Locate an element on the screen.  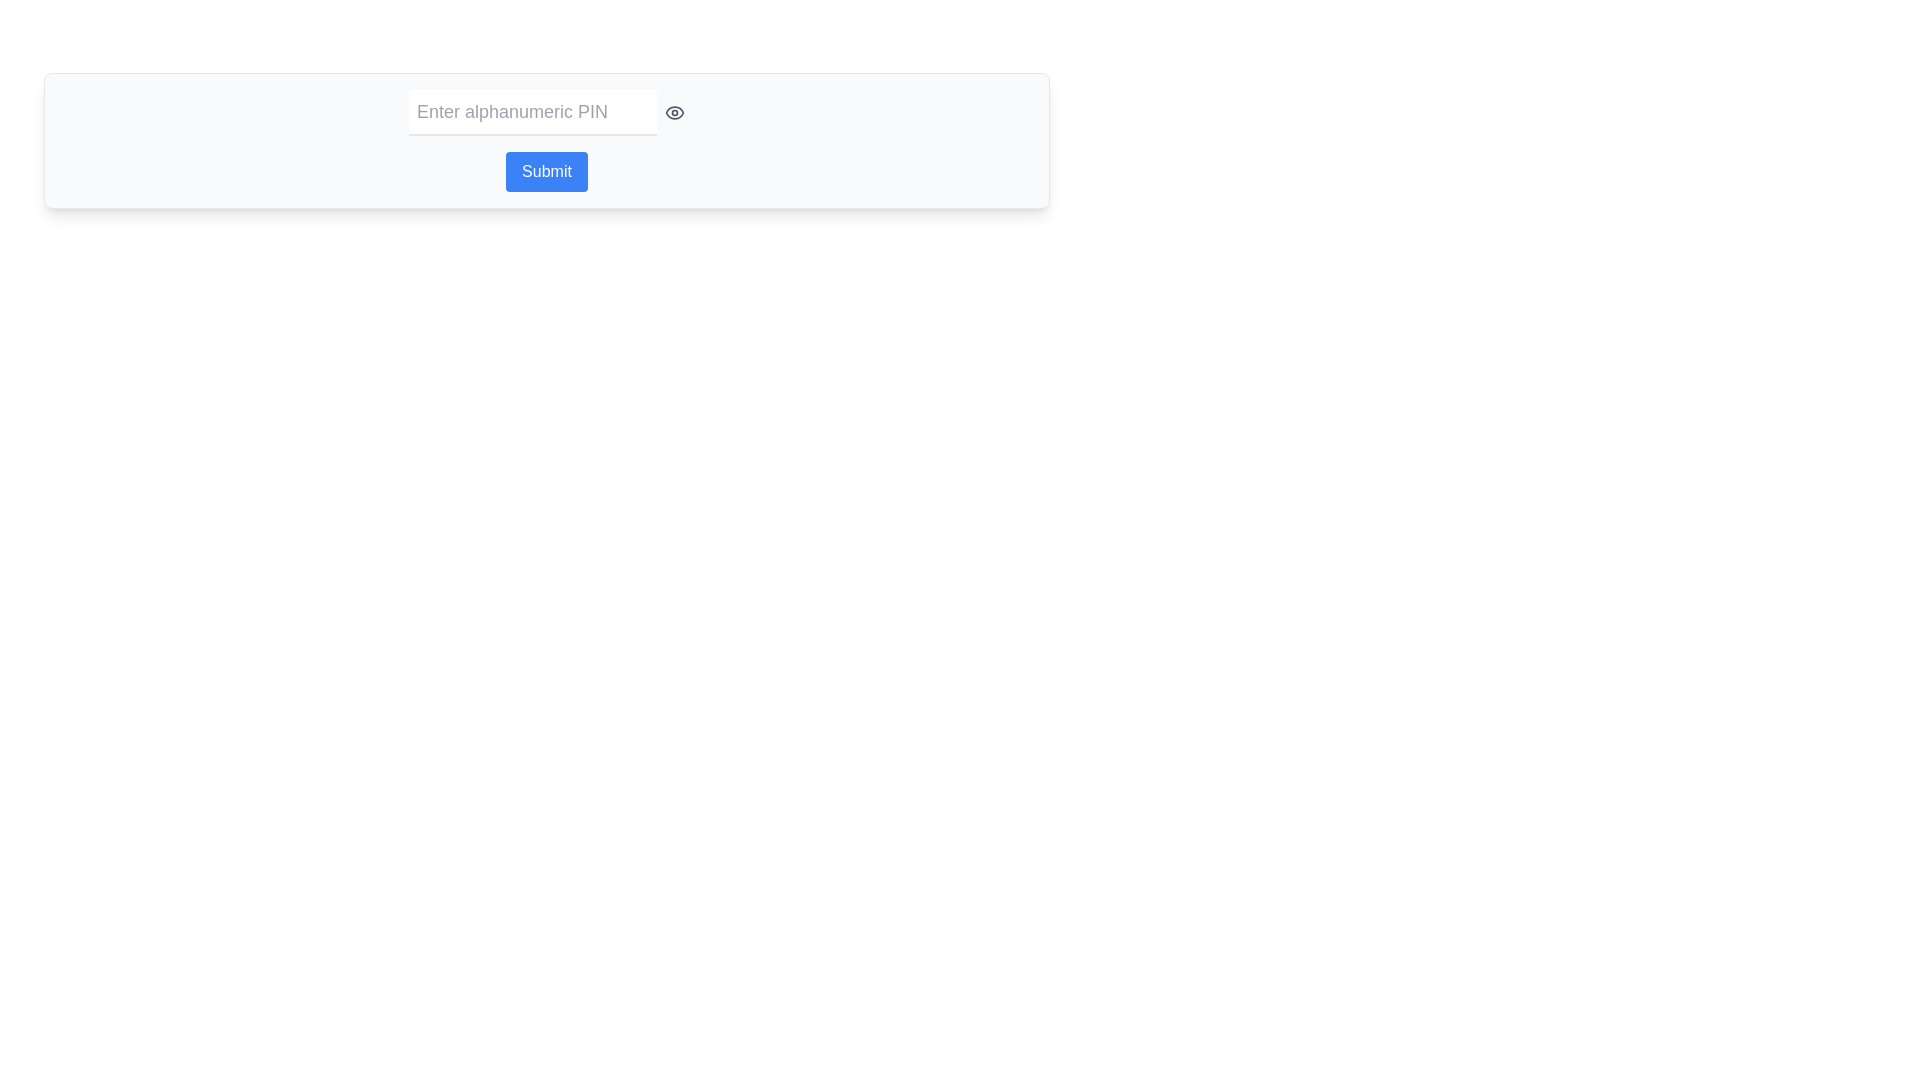
the visibility toggle button located to the right of the 'Enter alphanumeric PIN' input field is located at coordinates (675, 112).